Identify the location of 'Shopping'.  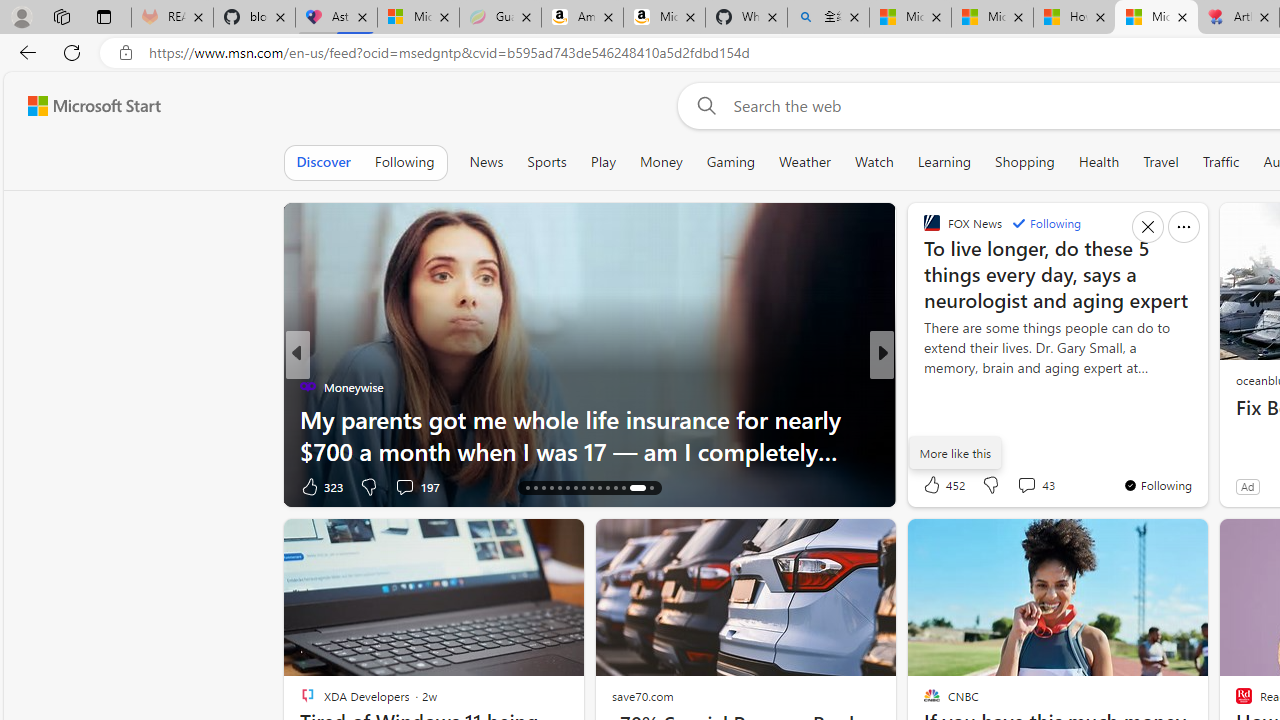
(1025, 161).